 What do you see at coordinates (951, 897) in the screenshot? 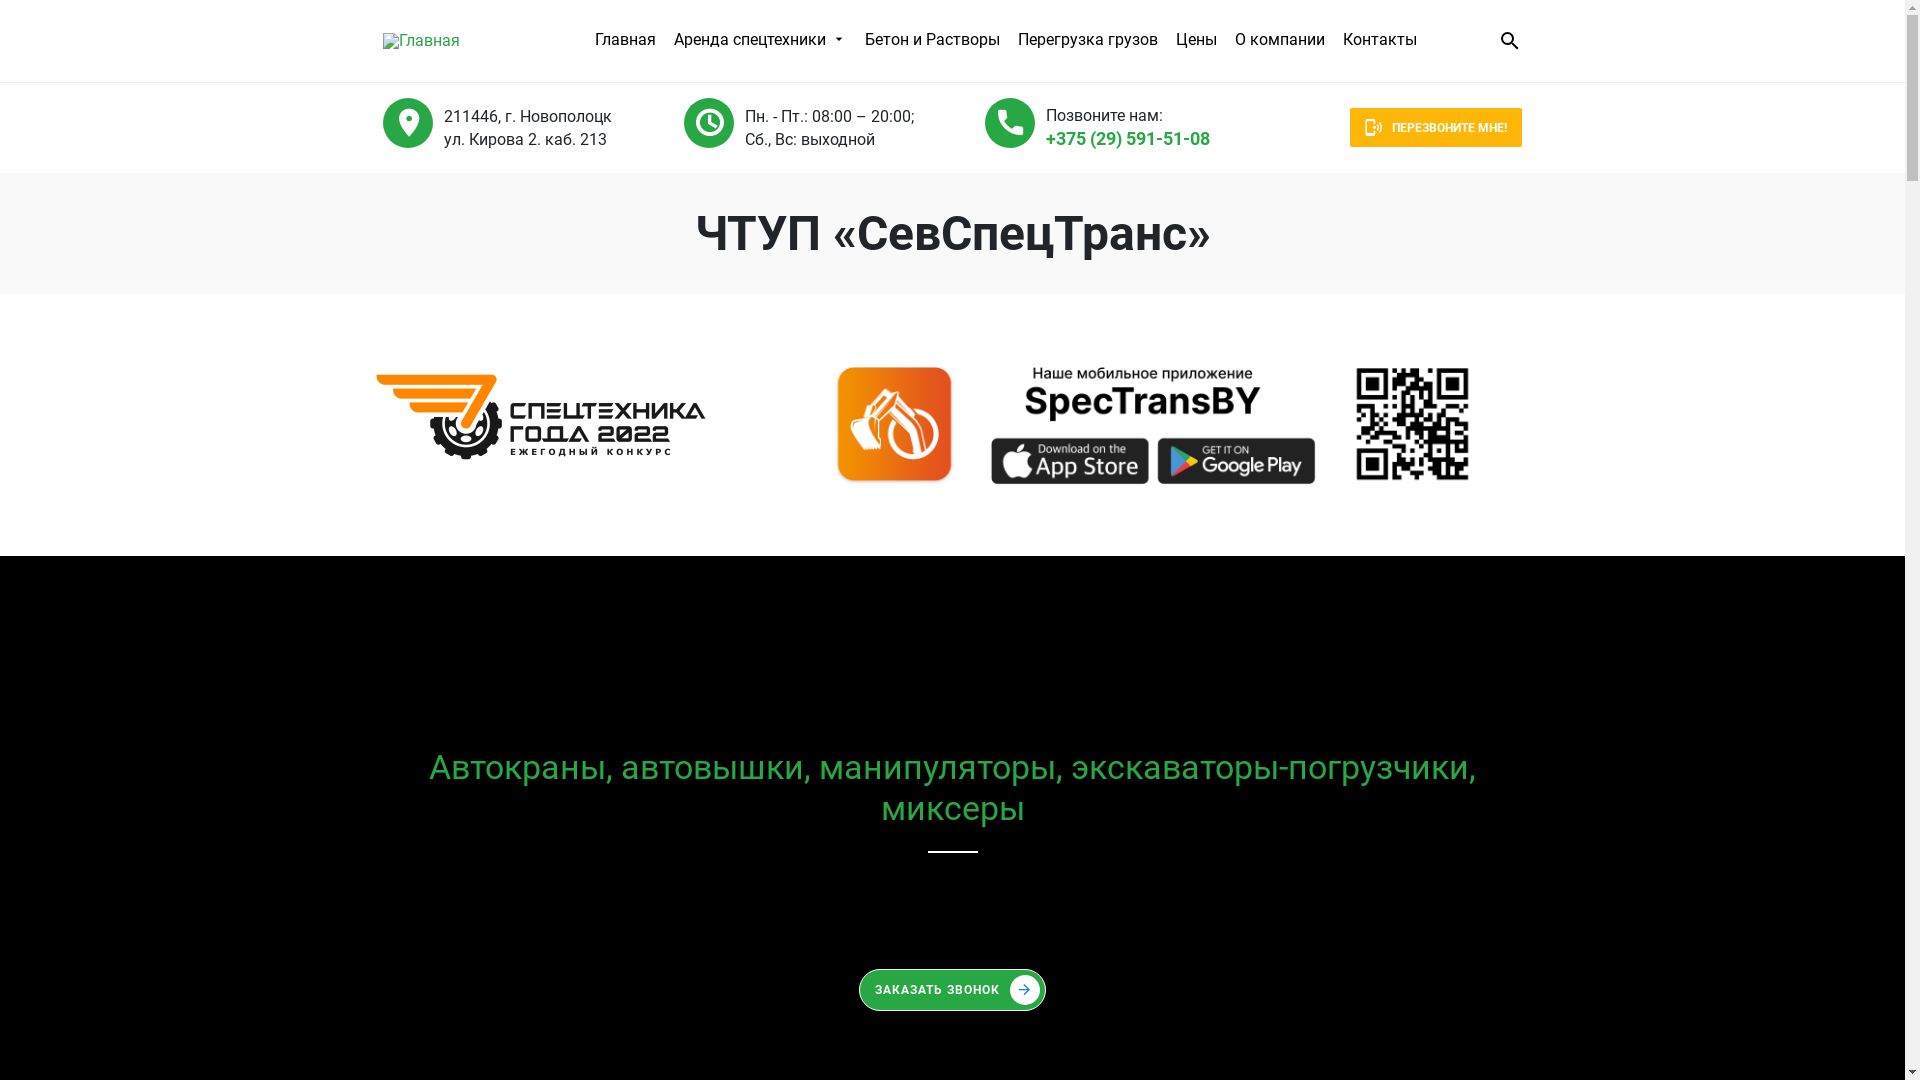
I see `'+375 (29) 591-51-08'` at bounding box center [951, 897].